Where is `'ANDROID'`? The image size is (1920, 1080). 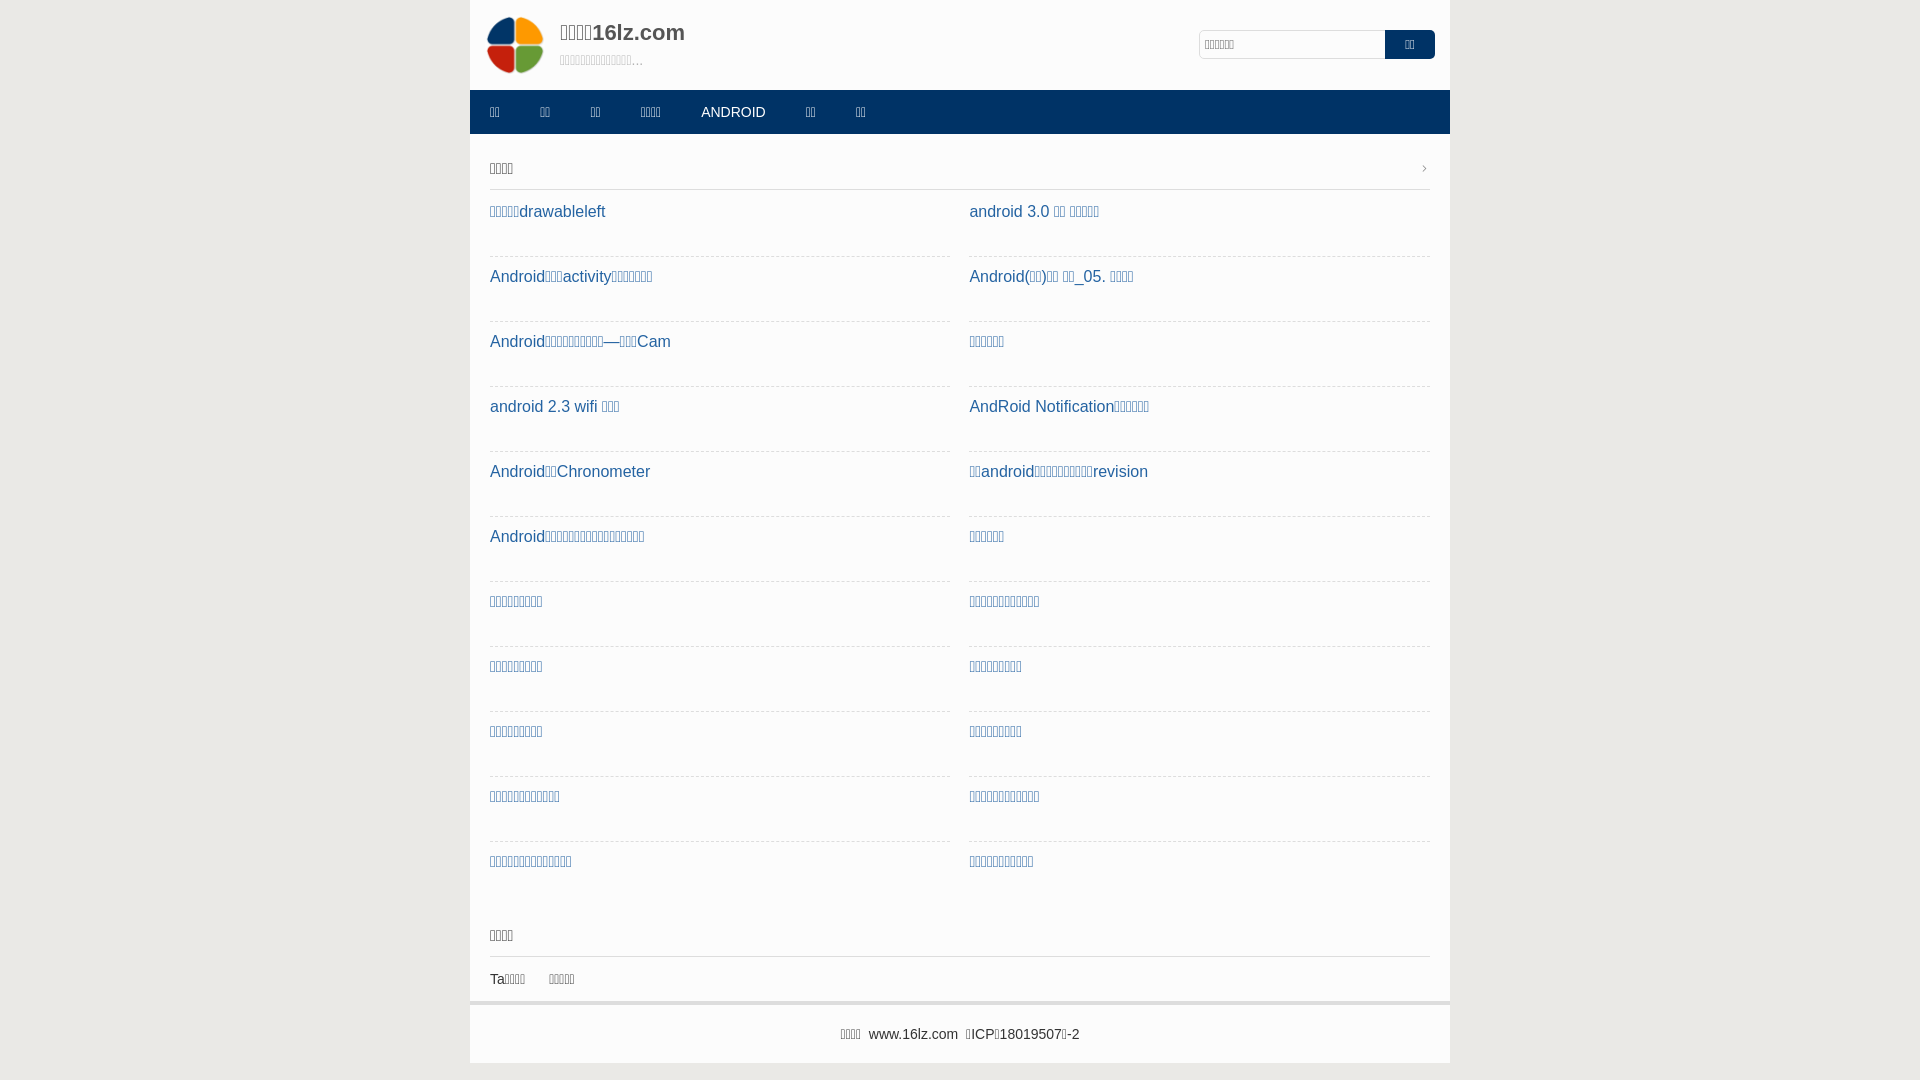 'ANDROID' is located at coordinates (732, 111).